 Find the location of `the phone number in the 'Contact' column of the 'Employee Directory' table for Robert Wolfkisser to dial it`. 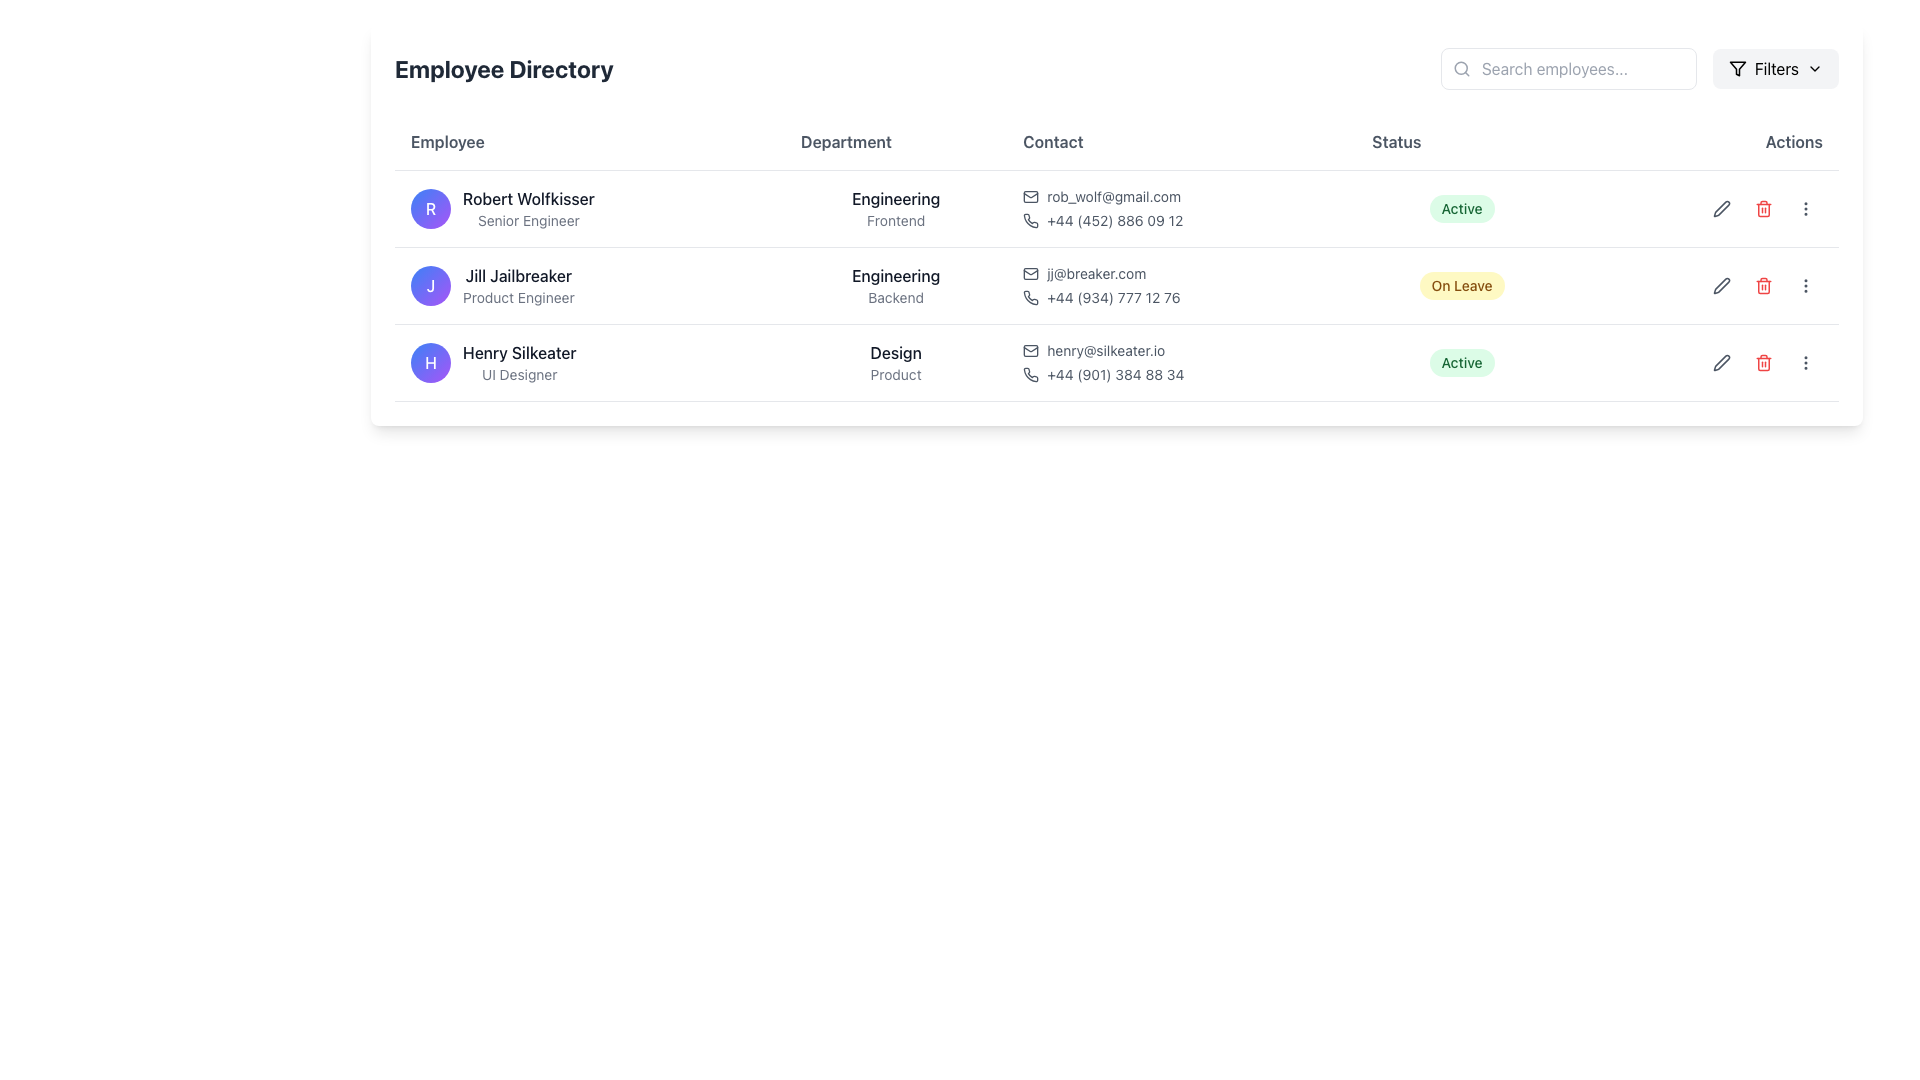

the phone number in the 'Contact' column of the 'Employee Directory' table for Robert Wolfkisser to dial it is located at coordinates (1181, 208).